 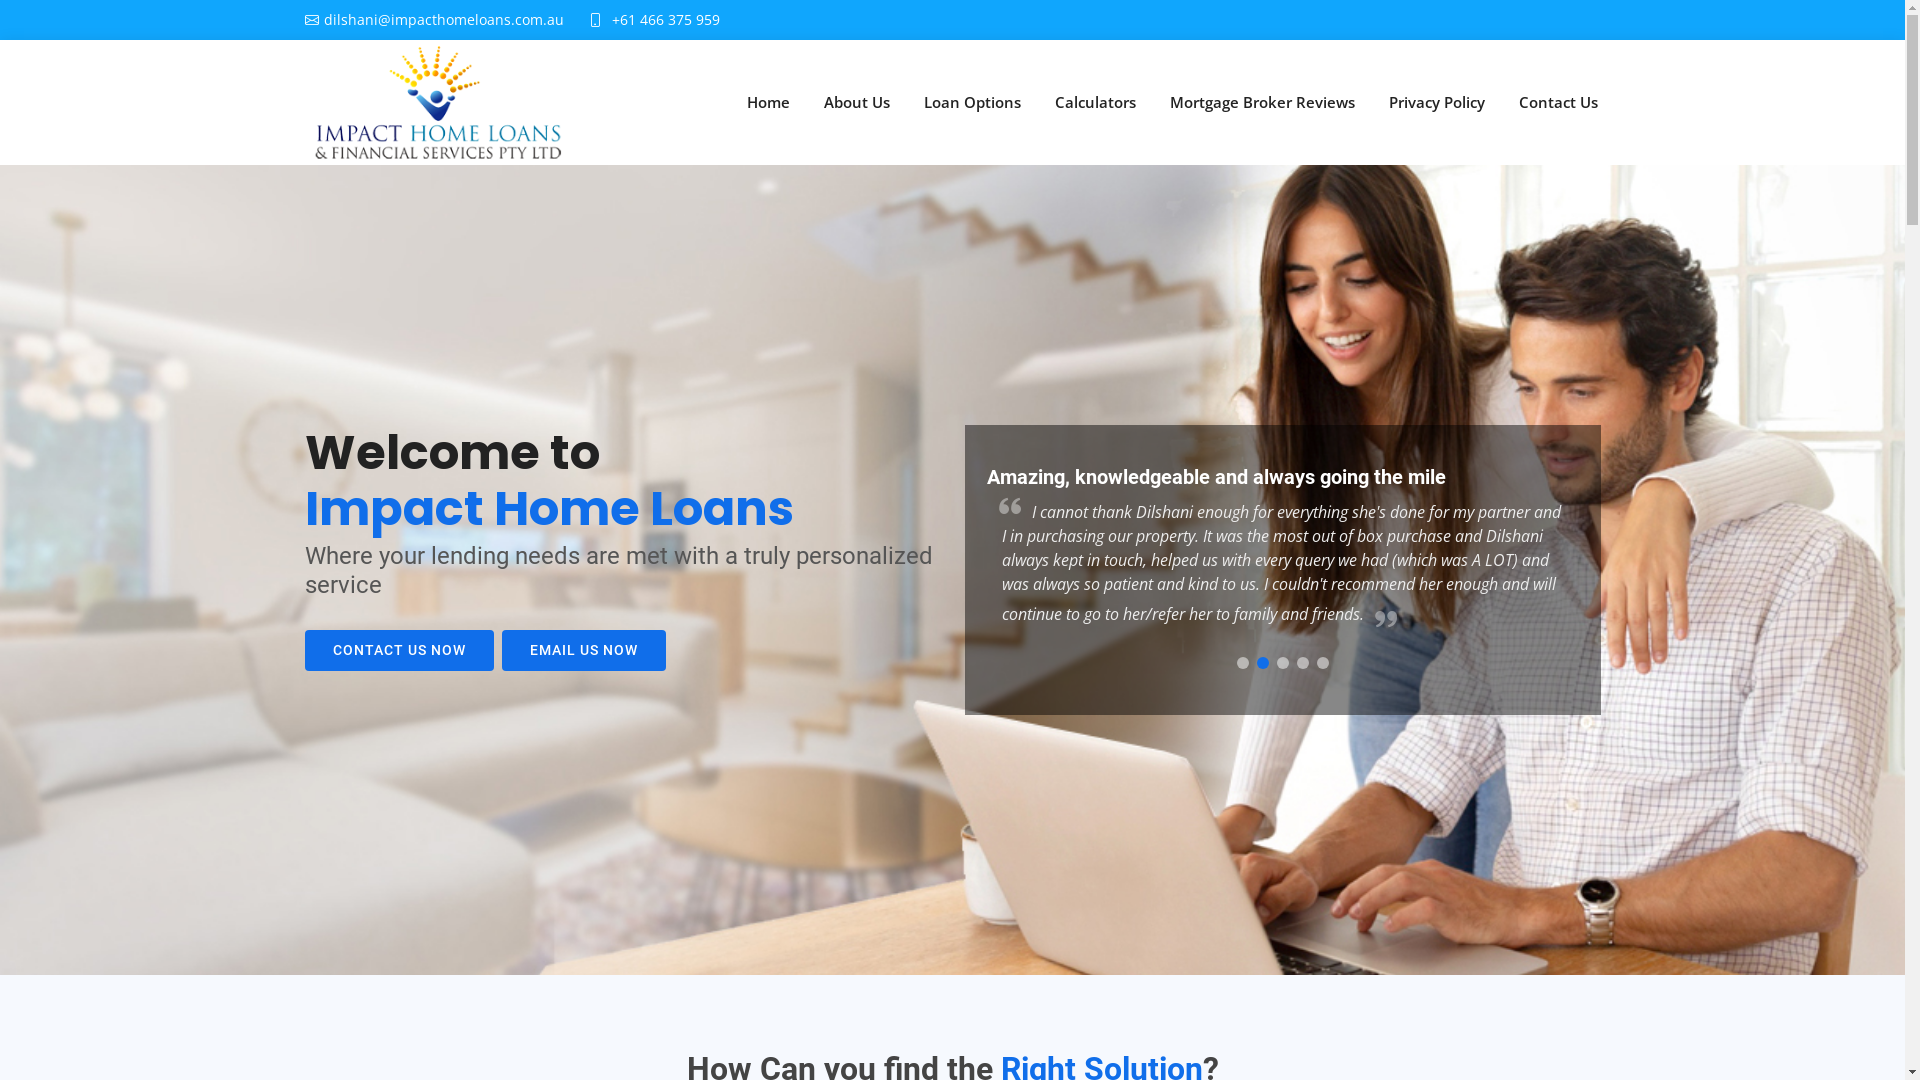 I want to click on 'Home', so click(x=767, y=102).